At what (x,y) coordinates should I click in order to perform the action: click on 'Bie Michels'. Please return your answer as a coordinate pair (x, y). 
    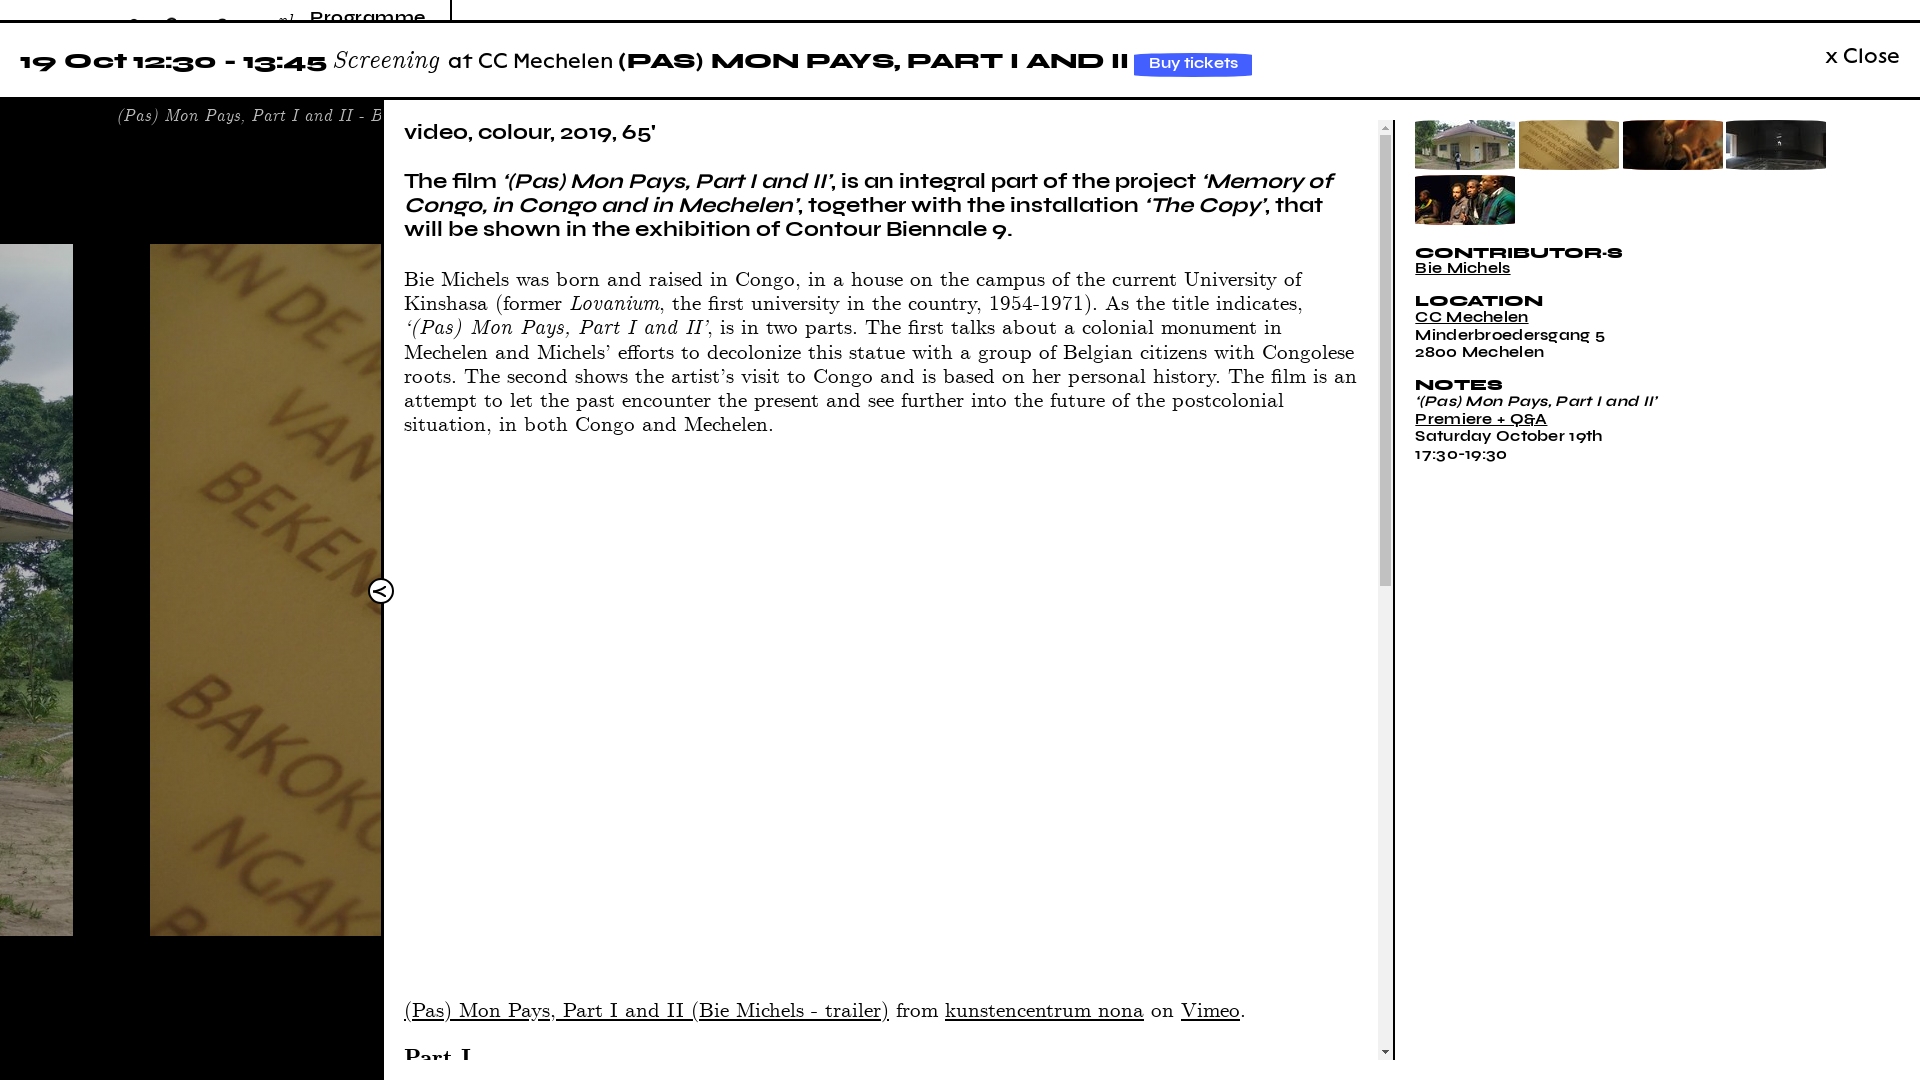
    Looking at the image, I should click on (1462, 266).